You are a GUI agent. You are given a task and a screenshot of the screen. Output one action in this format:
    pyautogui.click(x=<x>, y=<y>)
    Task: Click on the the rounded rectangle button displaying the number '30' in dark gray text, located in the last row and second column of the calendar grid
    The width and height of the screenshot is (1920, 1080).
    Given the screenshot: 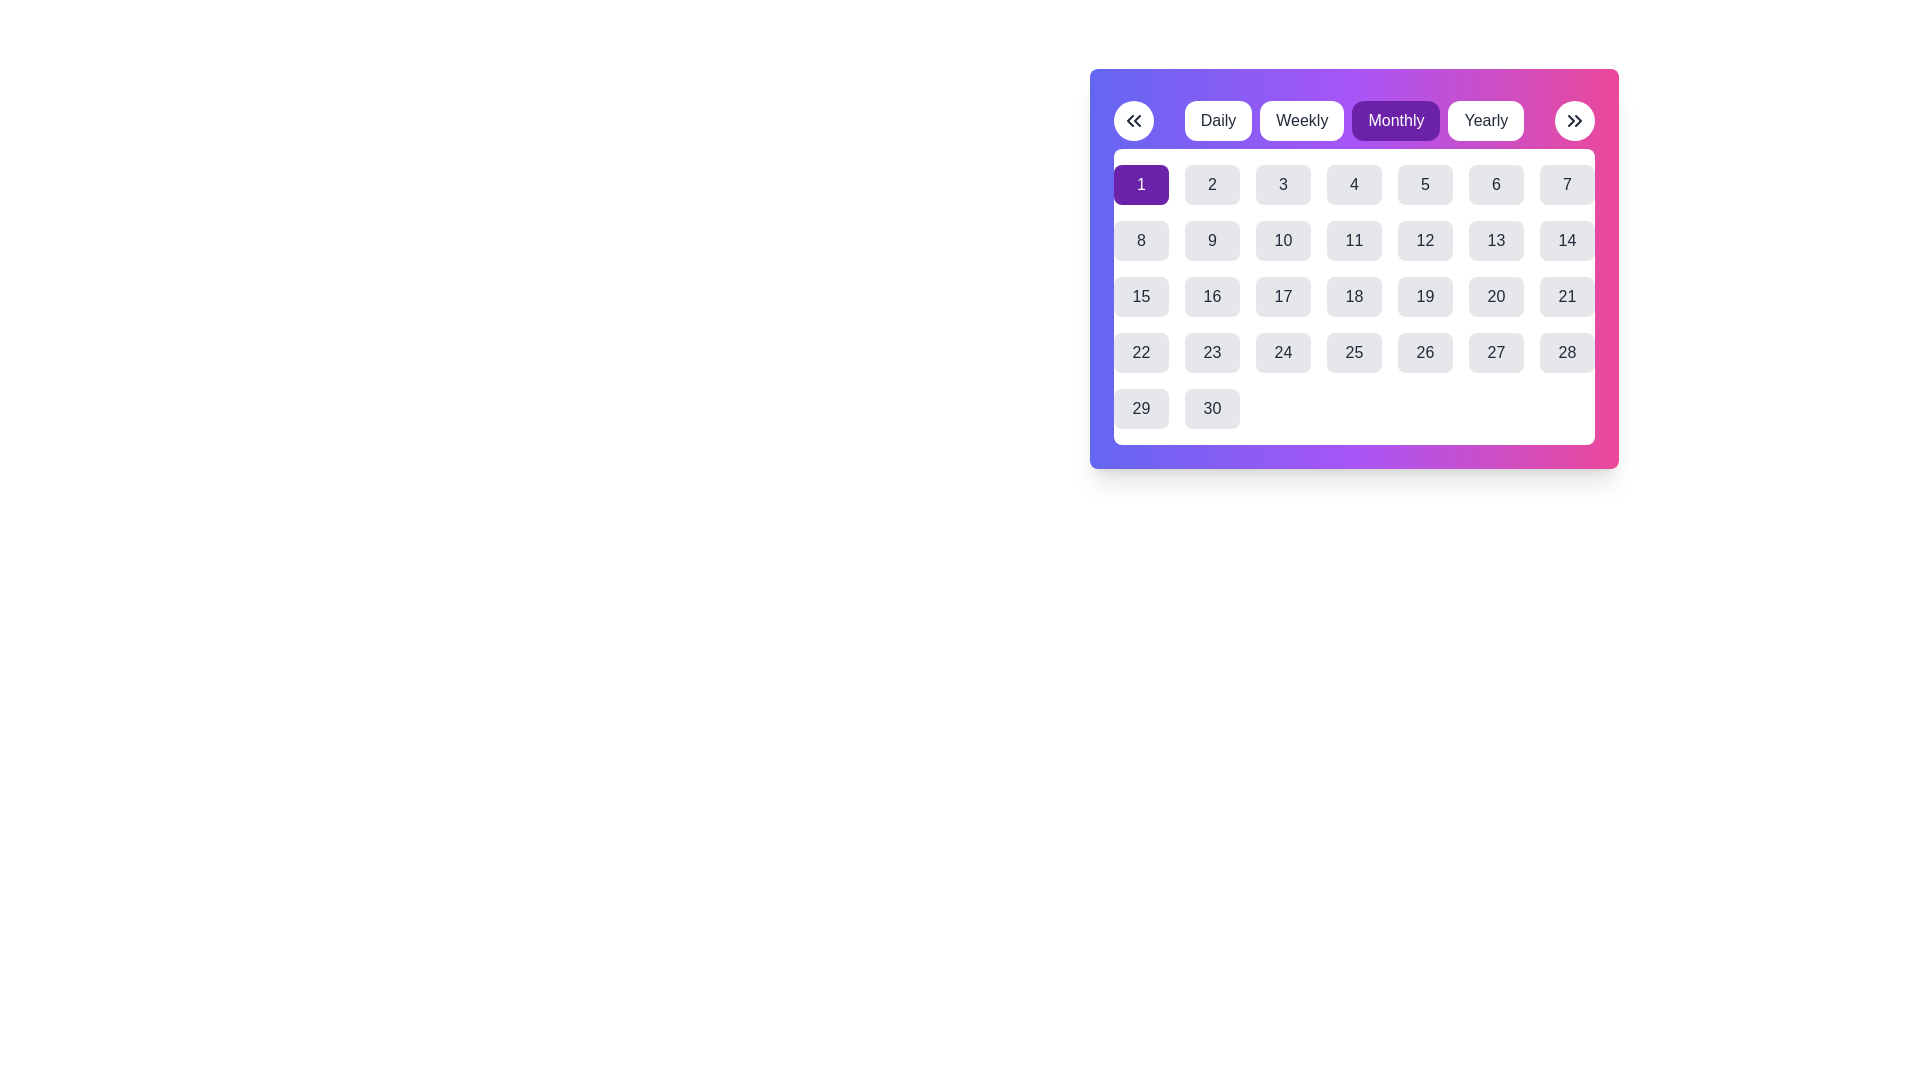 What is the action you would take?
    pyautogui.click(x=1211, y=407)
    